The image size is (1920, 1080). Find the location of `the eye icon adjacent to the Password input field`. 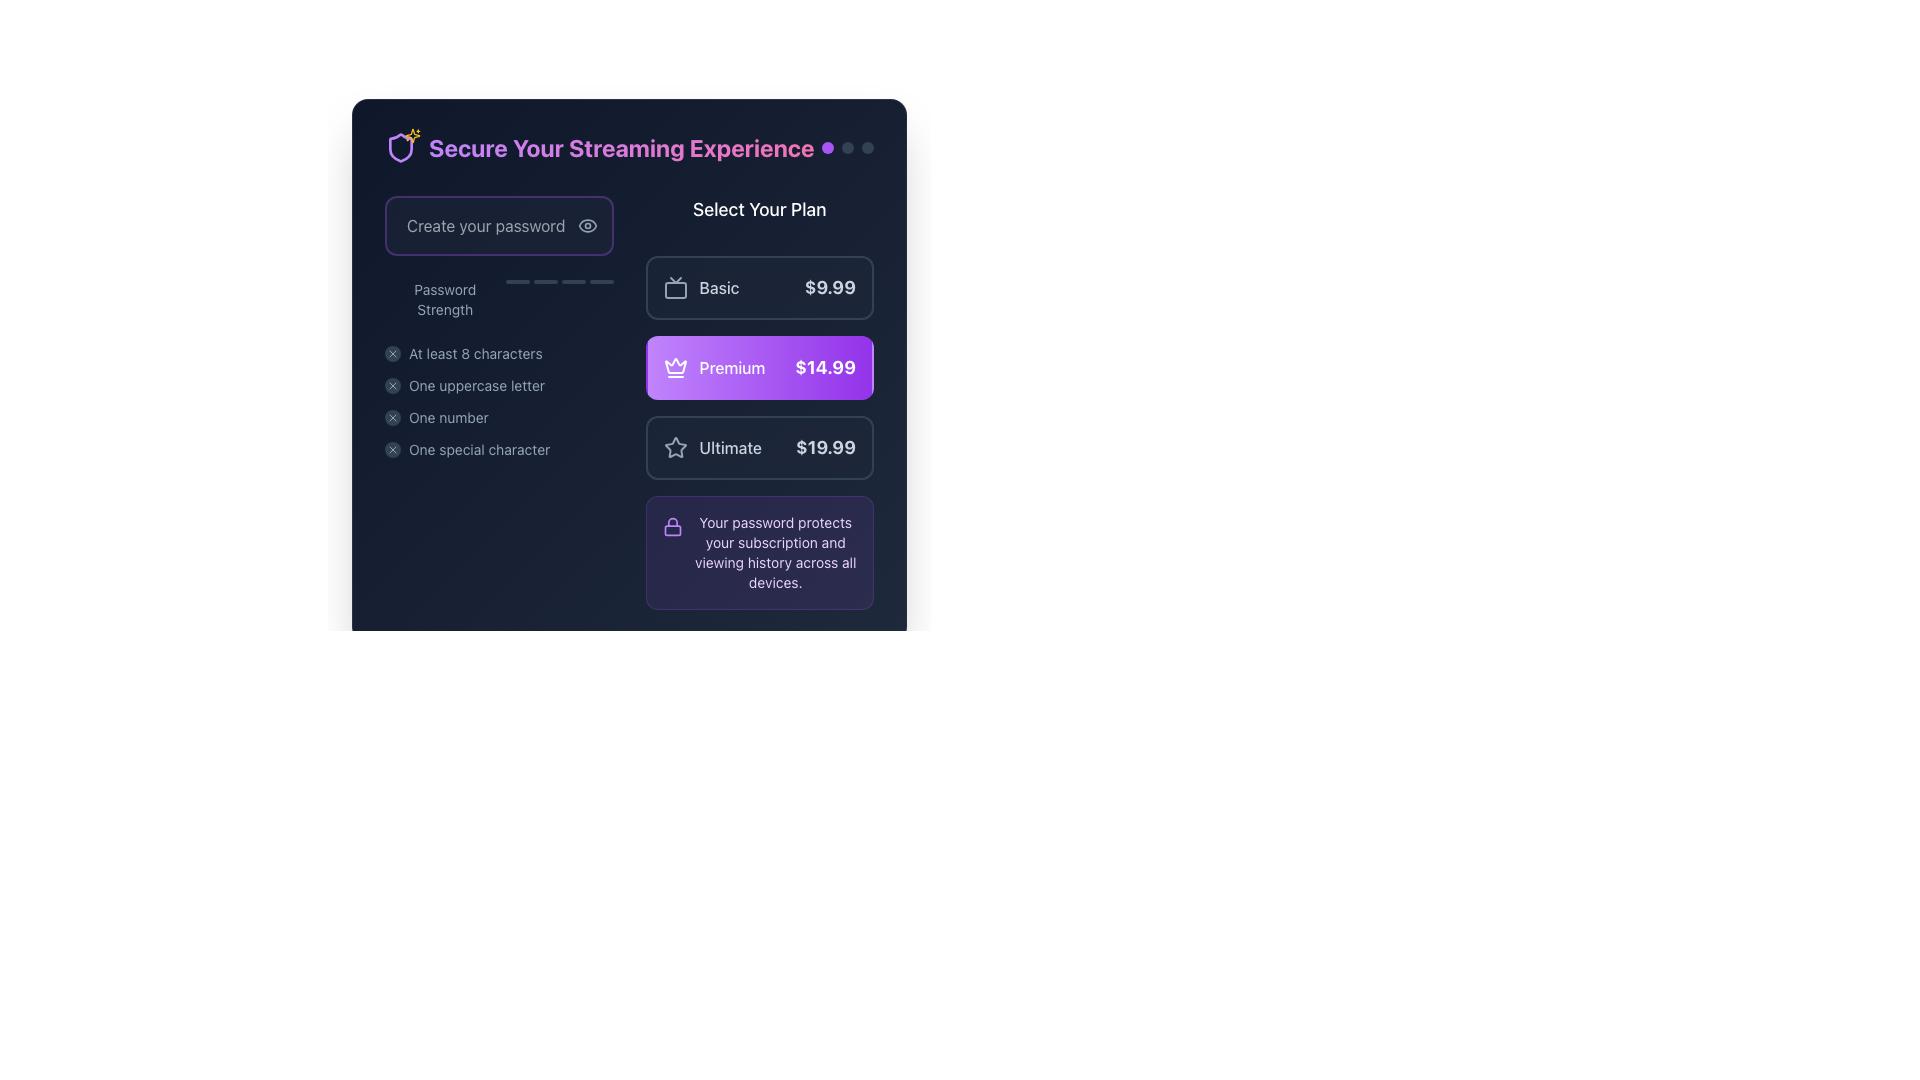

the eye icon adjacent to the Password input field is located at coordinates (499, 225).